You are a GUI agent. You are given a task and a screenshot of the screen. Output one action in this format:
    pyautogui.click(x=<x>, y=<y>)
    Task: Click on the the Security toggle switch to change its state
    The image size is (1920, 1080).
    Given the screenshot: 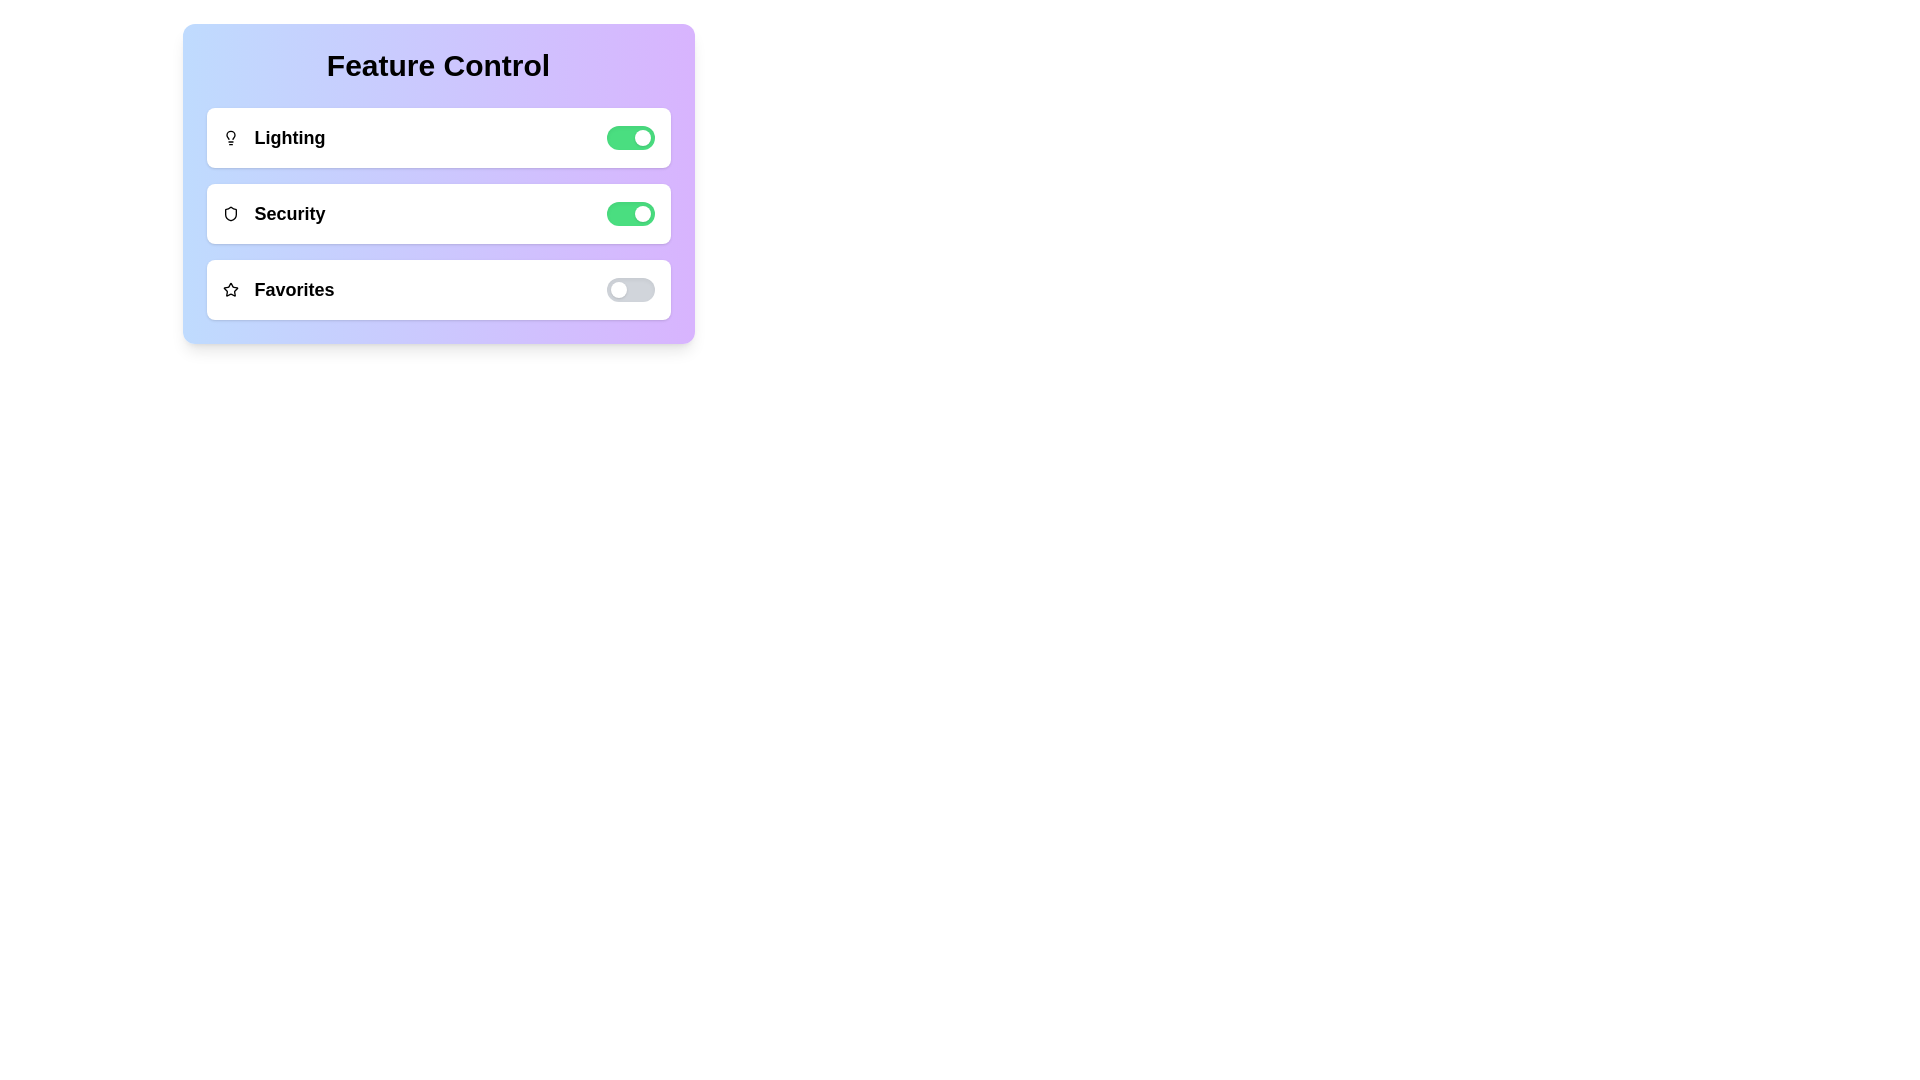 What is the action you would take?
    pyautogui.click(x=629, y=213)
    